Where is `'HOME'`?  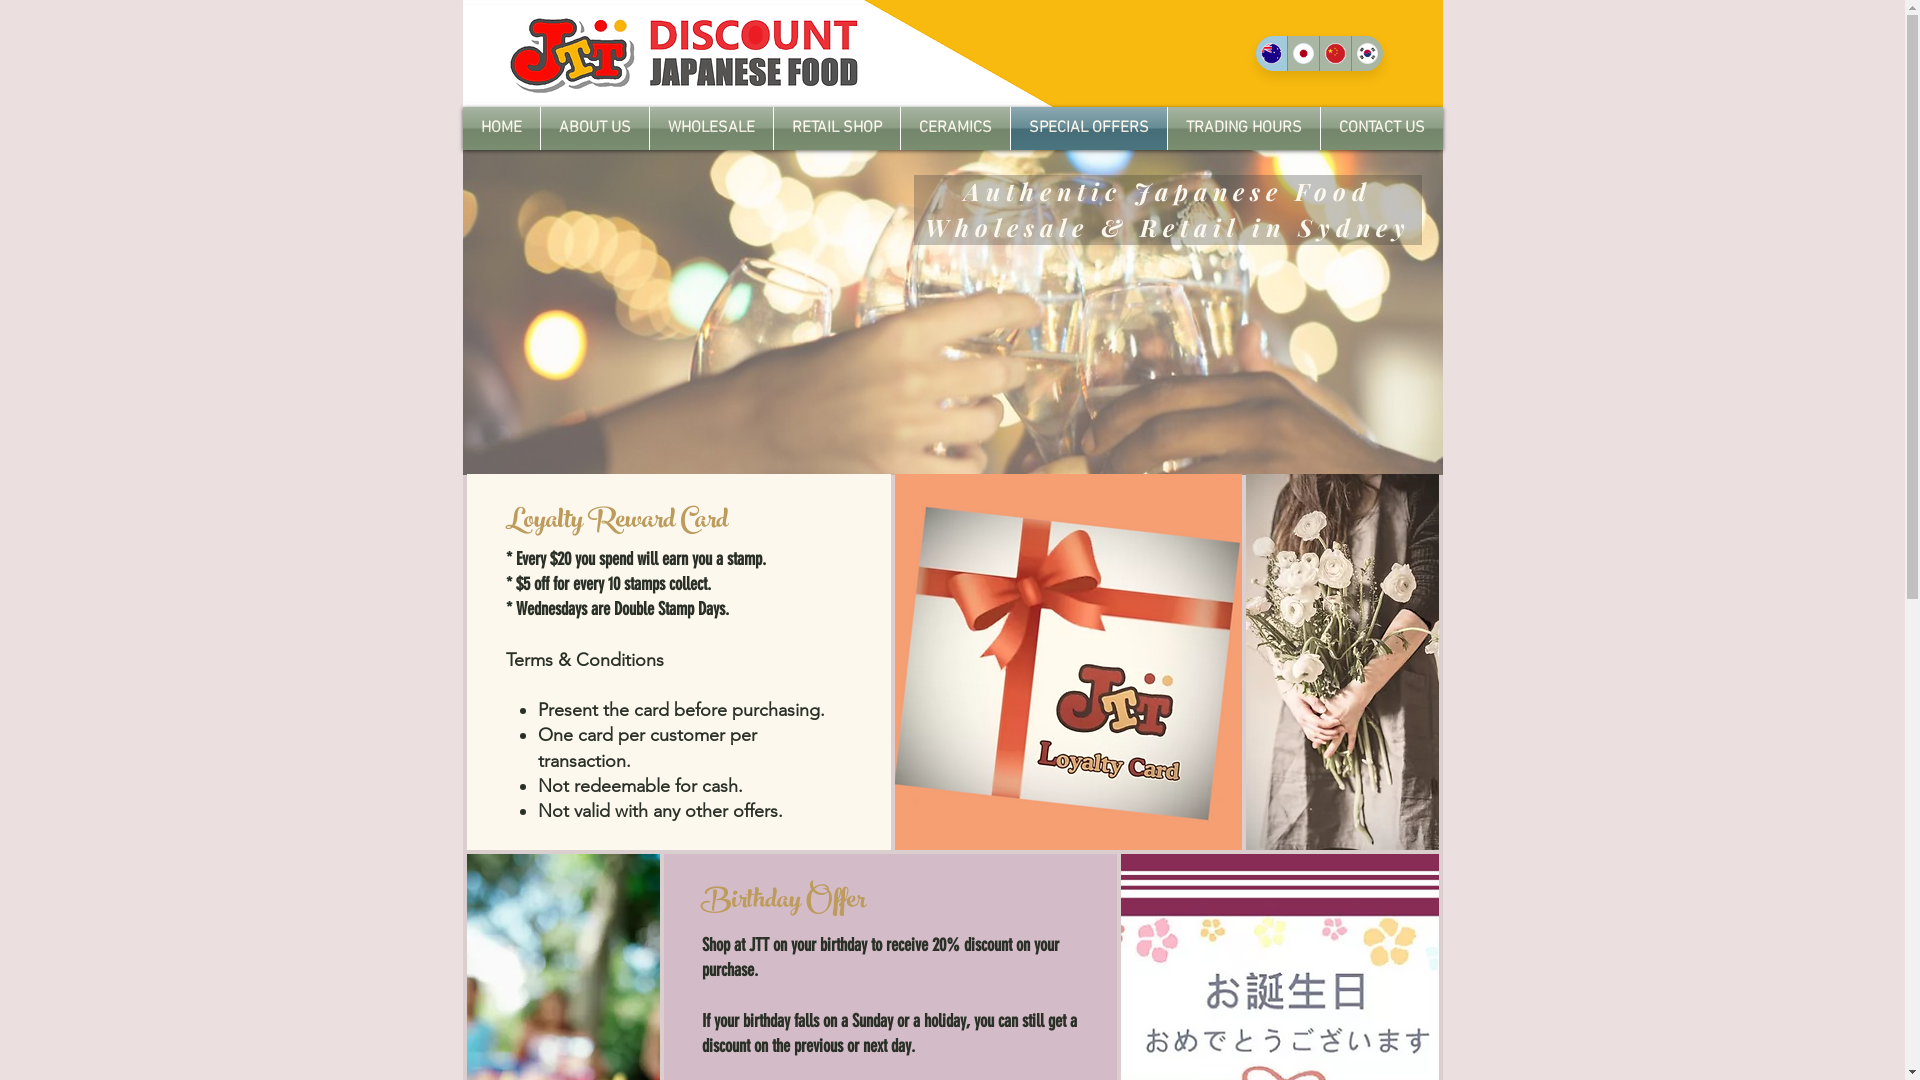
'HOME' is located at coordinates (500, 128).